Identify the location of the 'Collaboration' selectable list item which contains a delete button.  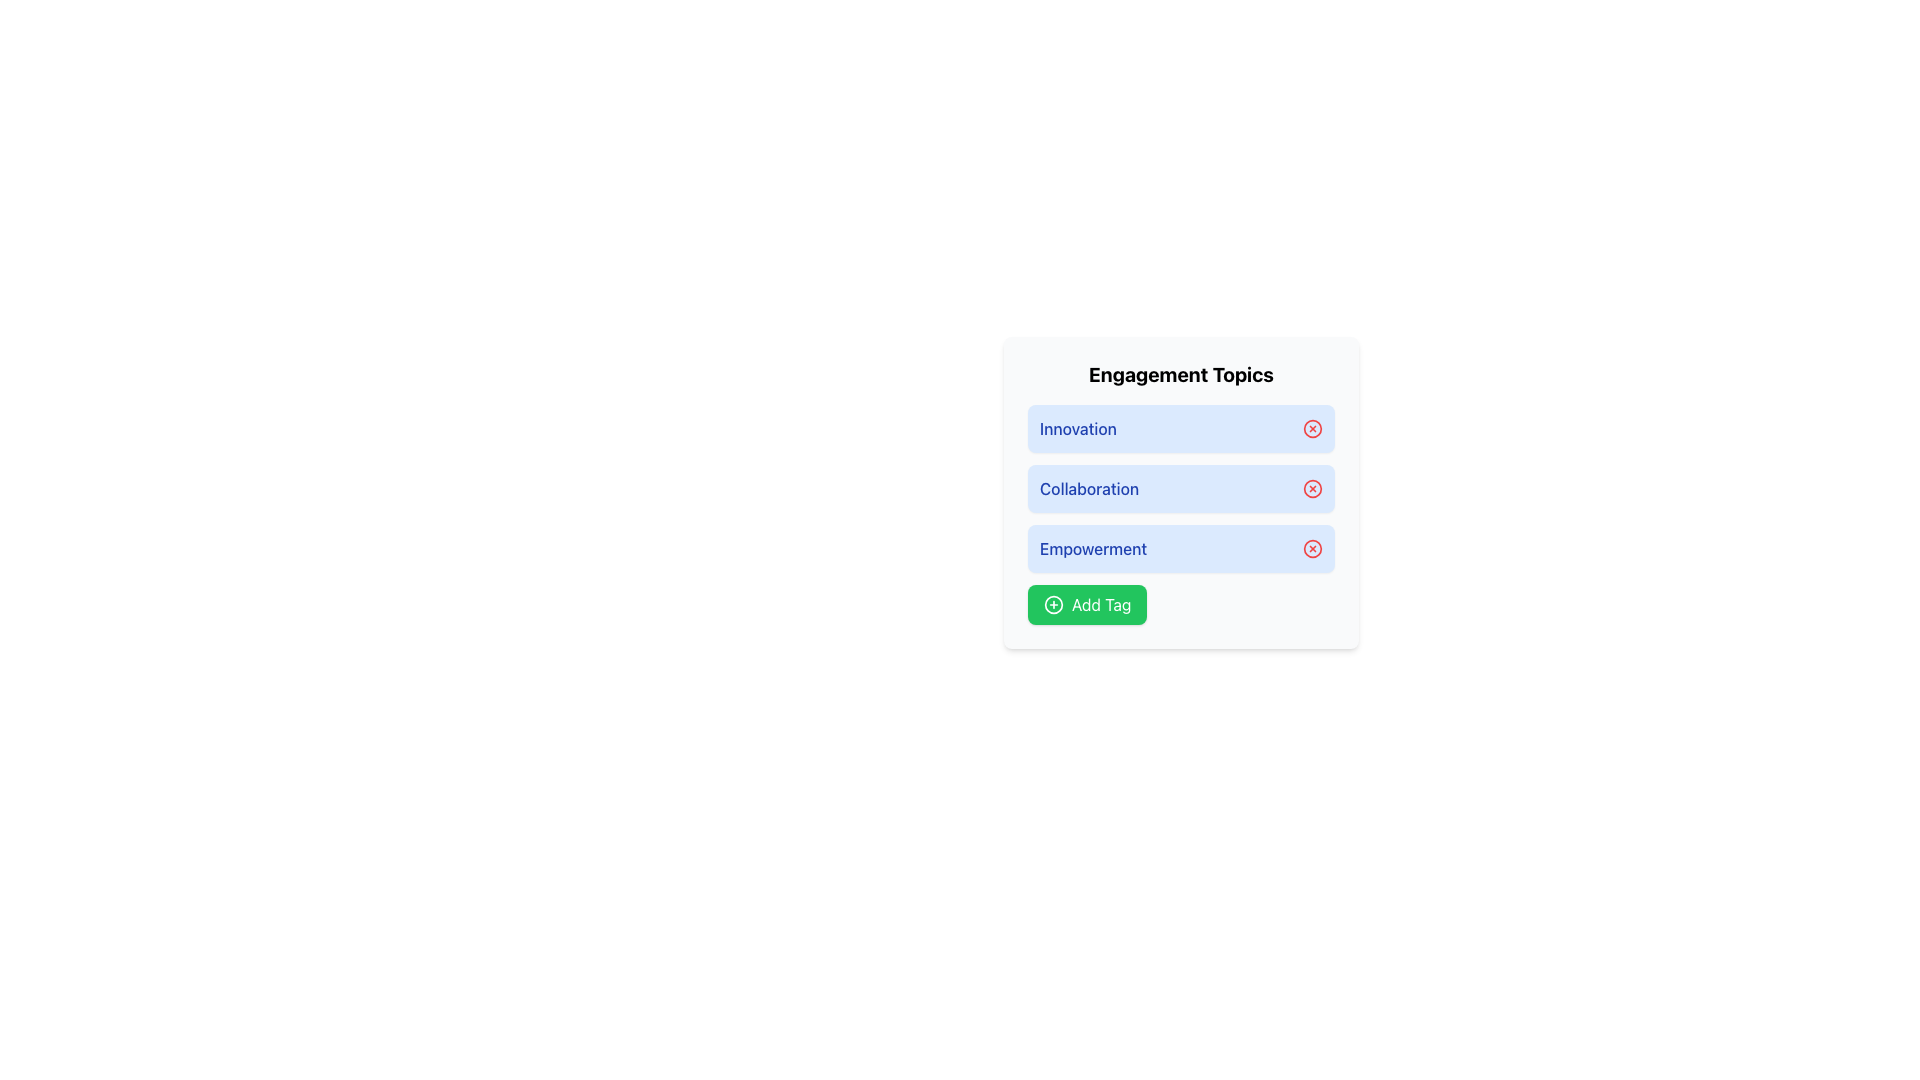
(1181, 489).